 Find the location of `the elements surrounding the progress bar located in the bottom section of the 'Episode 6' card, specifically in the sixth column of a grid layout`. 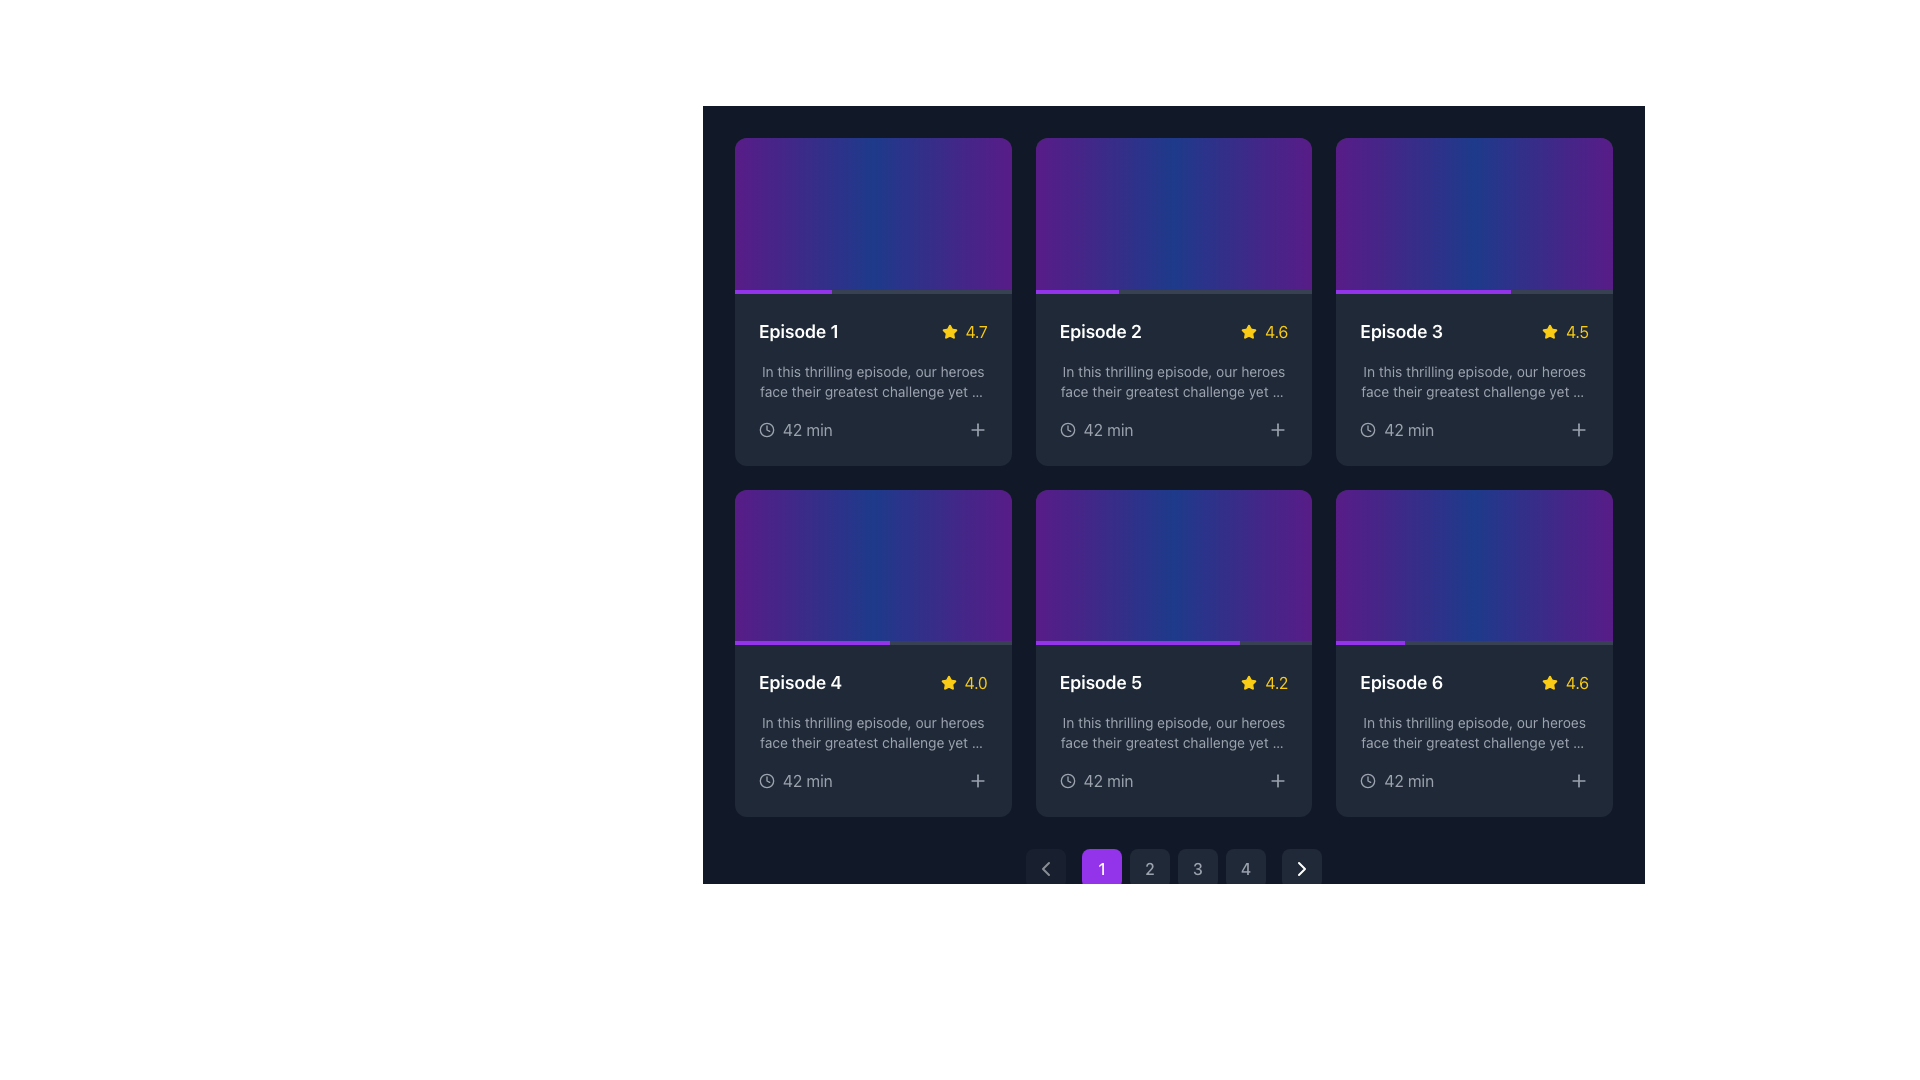

the elements surrounding the progress bar located in the bottom section of the 'Episode 6' card, specifically in the sixth column of a grid layout is located at coordinates (1474, 643).